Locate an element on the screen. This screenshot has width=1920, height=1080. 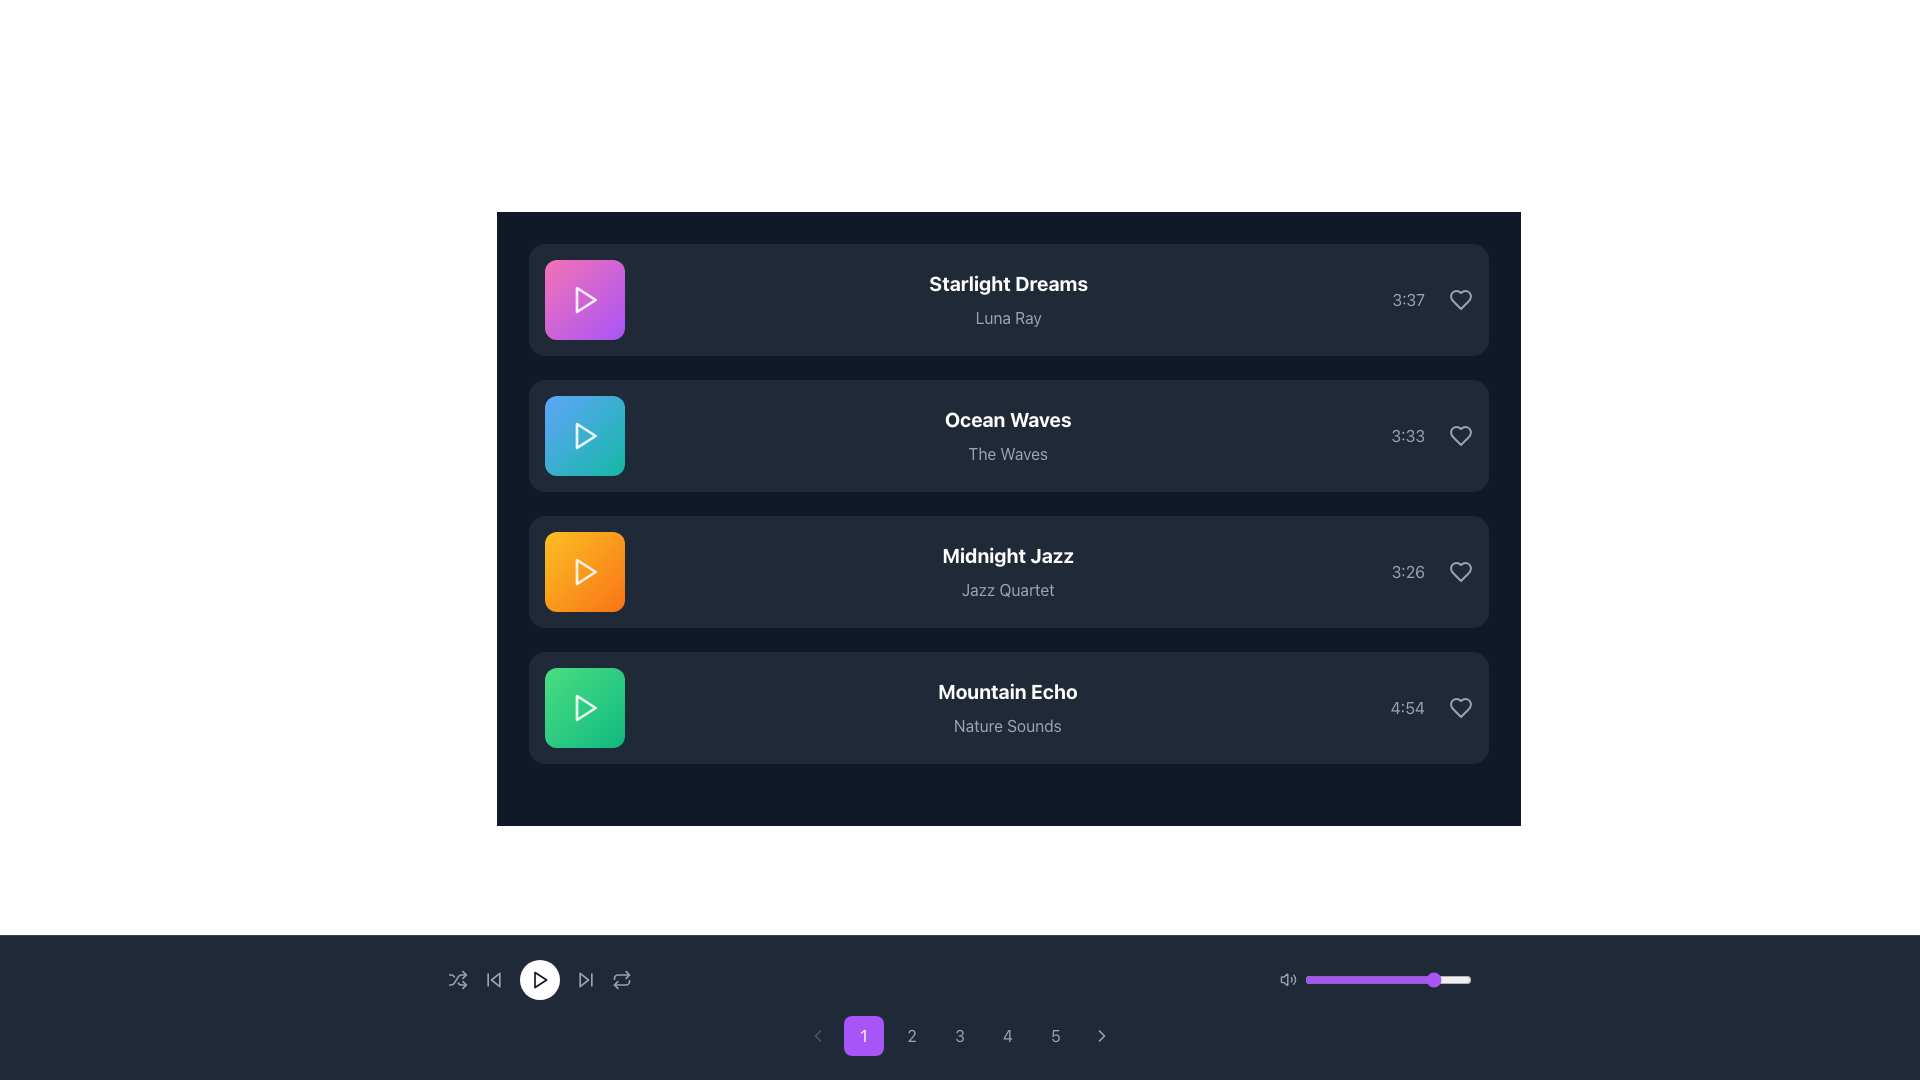
the slider is located at coordinates (1412, 978).